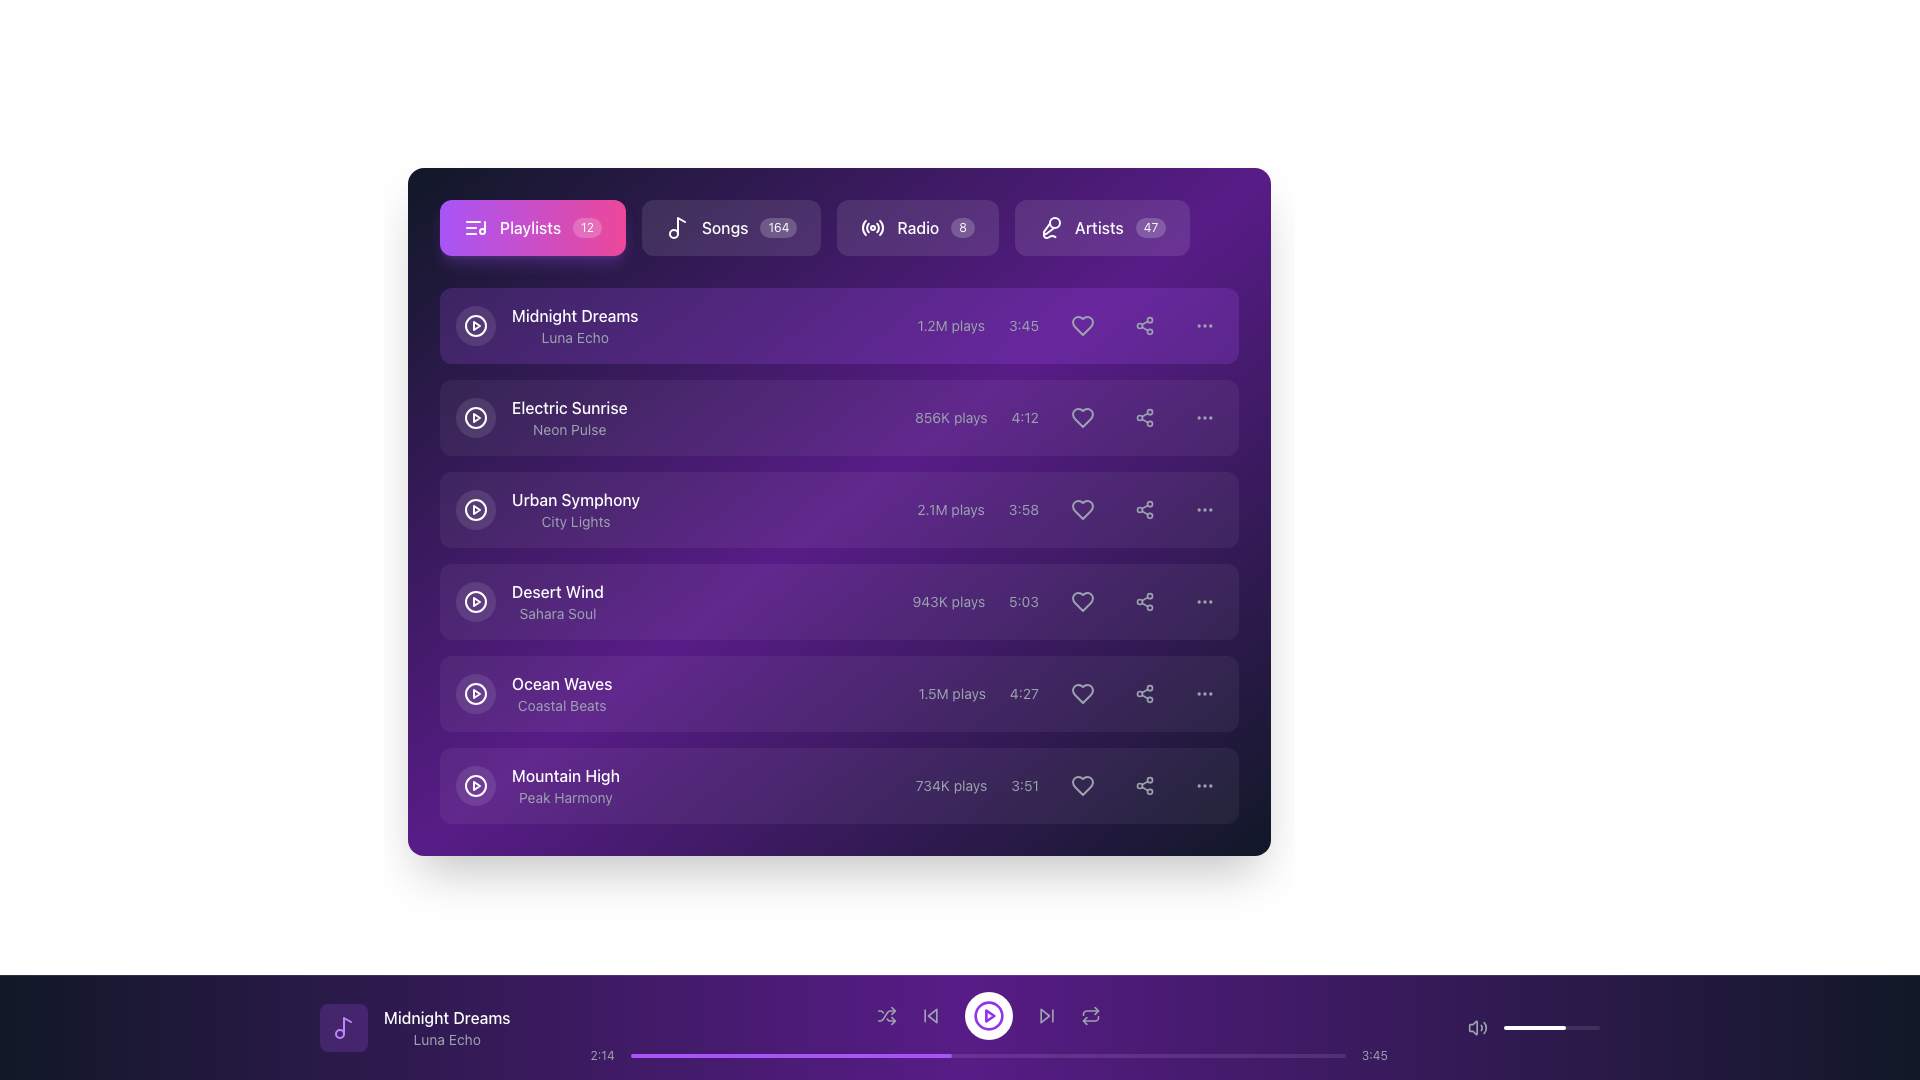 The height and width of the screenshot is (1080, 1920). Describe the element at coordinates (344, 1028) in the screenshot. I see `the purple music note icon located within a semi-transparent rounded square background, positioned on the bottom left of the music player section, near the 'Midnight Dreams' title` at that location.